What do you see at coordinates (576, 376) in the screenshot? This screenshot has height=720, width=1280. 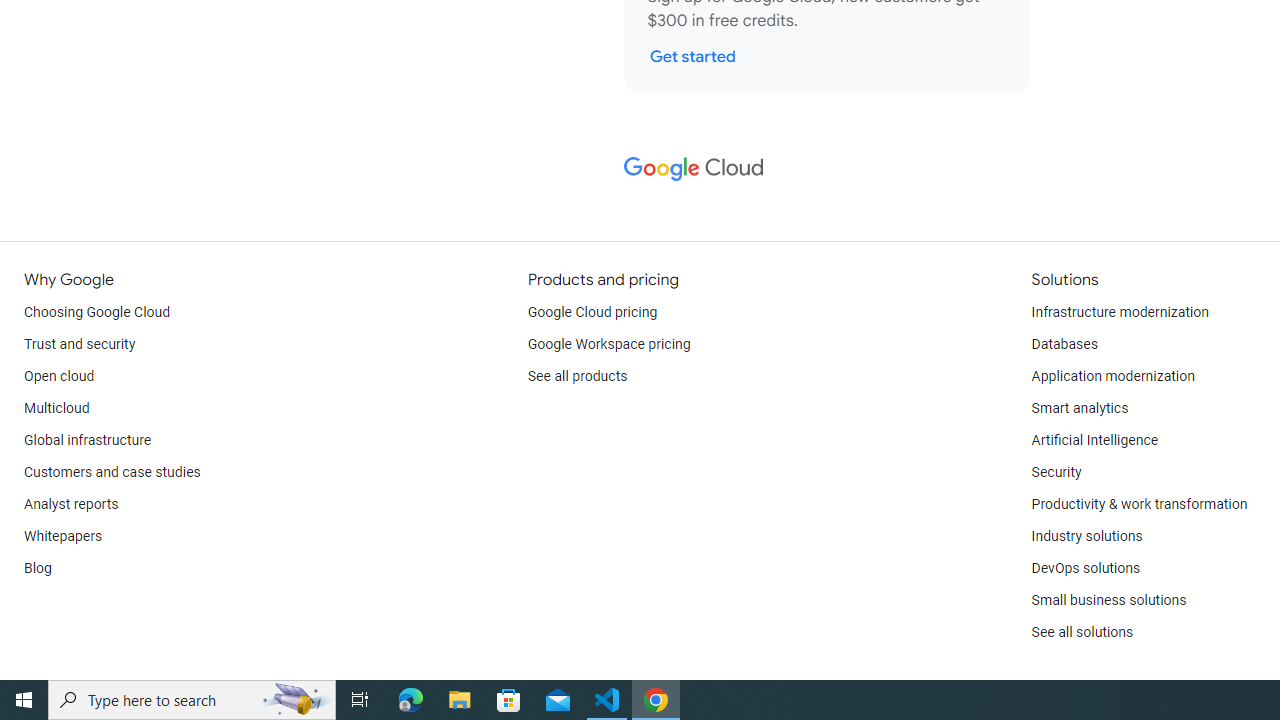 I see `'See all products'` at bounding box center [576, 376].